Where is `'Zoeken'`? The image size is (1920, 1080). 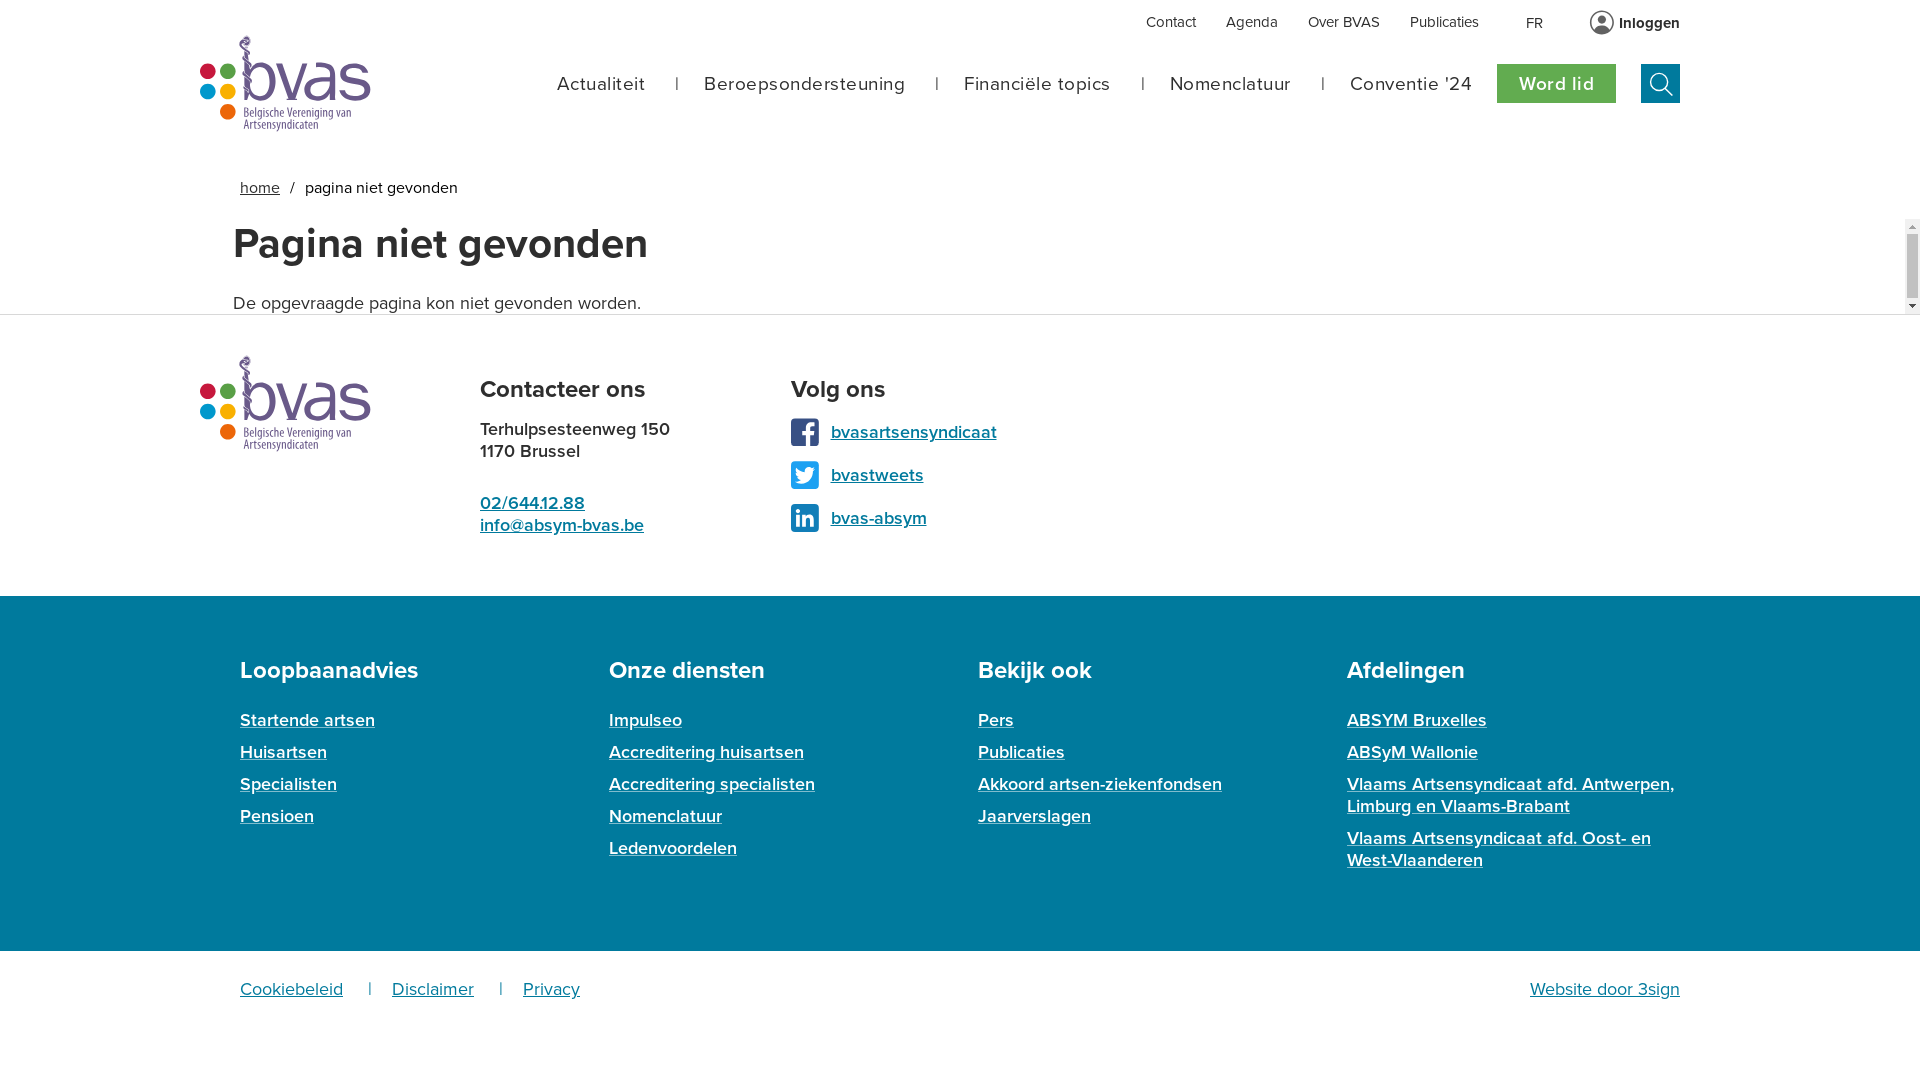 'Zoeken' is located at coordinates (1660, 82).